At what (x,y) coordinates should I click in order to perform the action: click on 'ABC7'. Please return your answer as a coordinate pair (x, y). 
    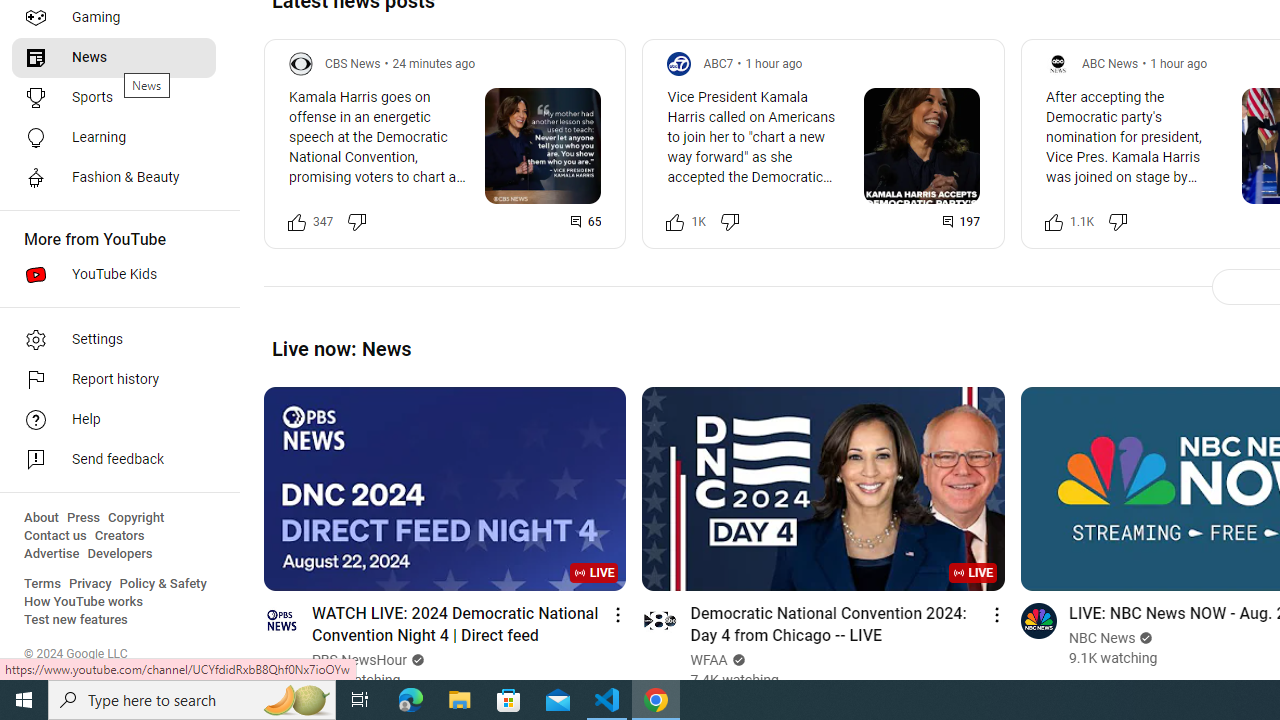
    Looking at the image, I should click on (718, 62).